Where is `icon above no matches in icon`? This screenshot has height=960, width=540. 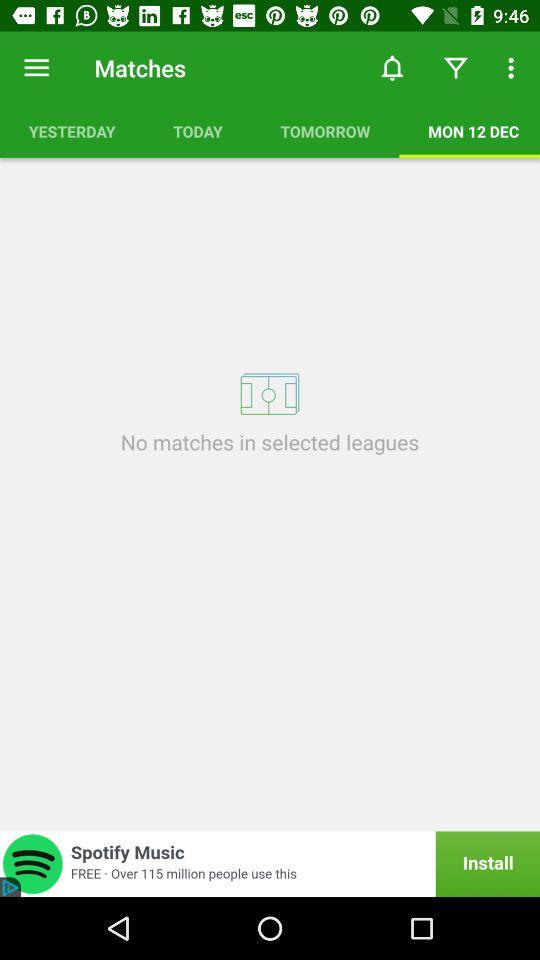 icon above no matches in icon is located at coordinates (71, 130).